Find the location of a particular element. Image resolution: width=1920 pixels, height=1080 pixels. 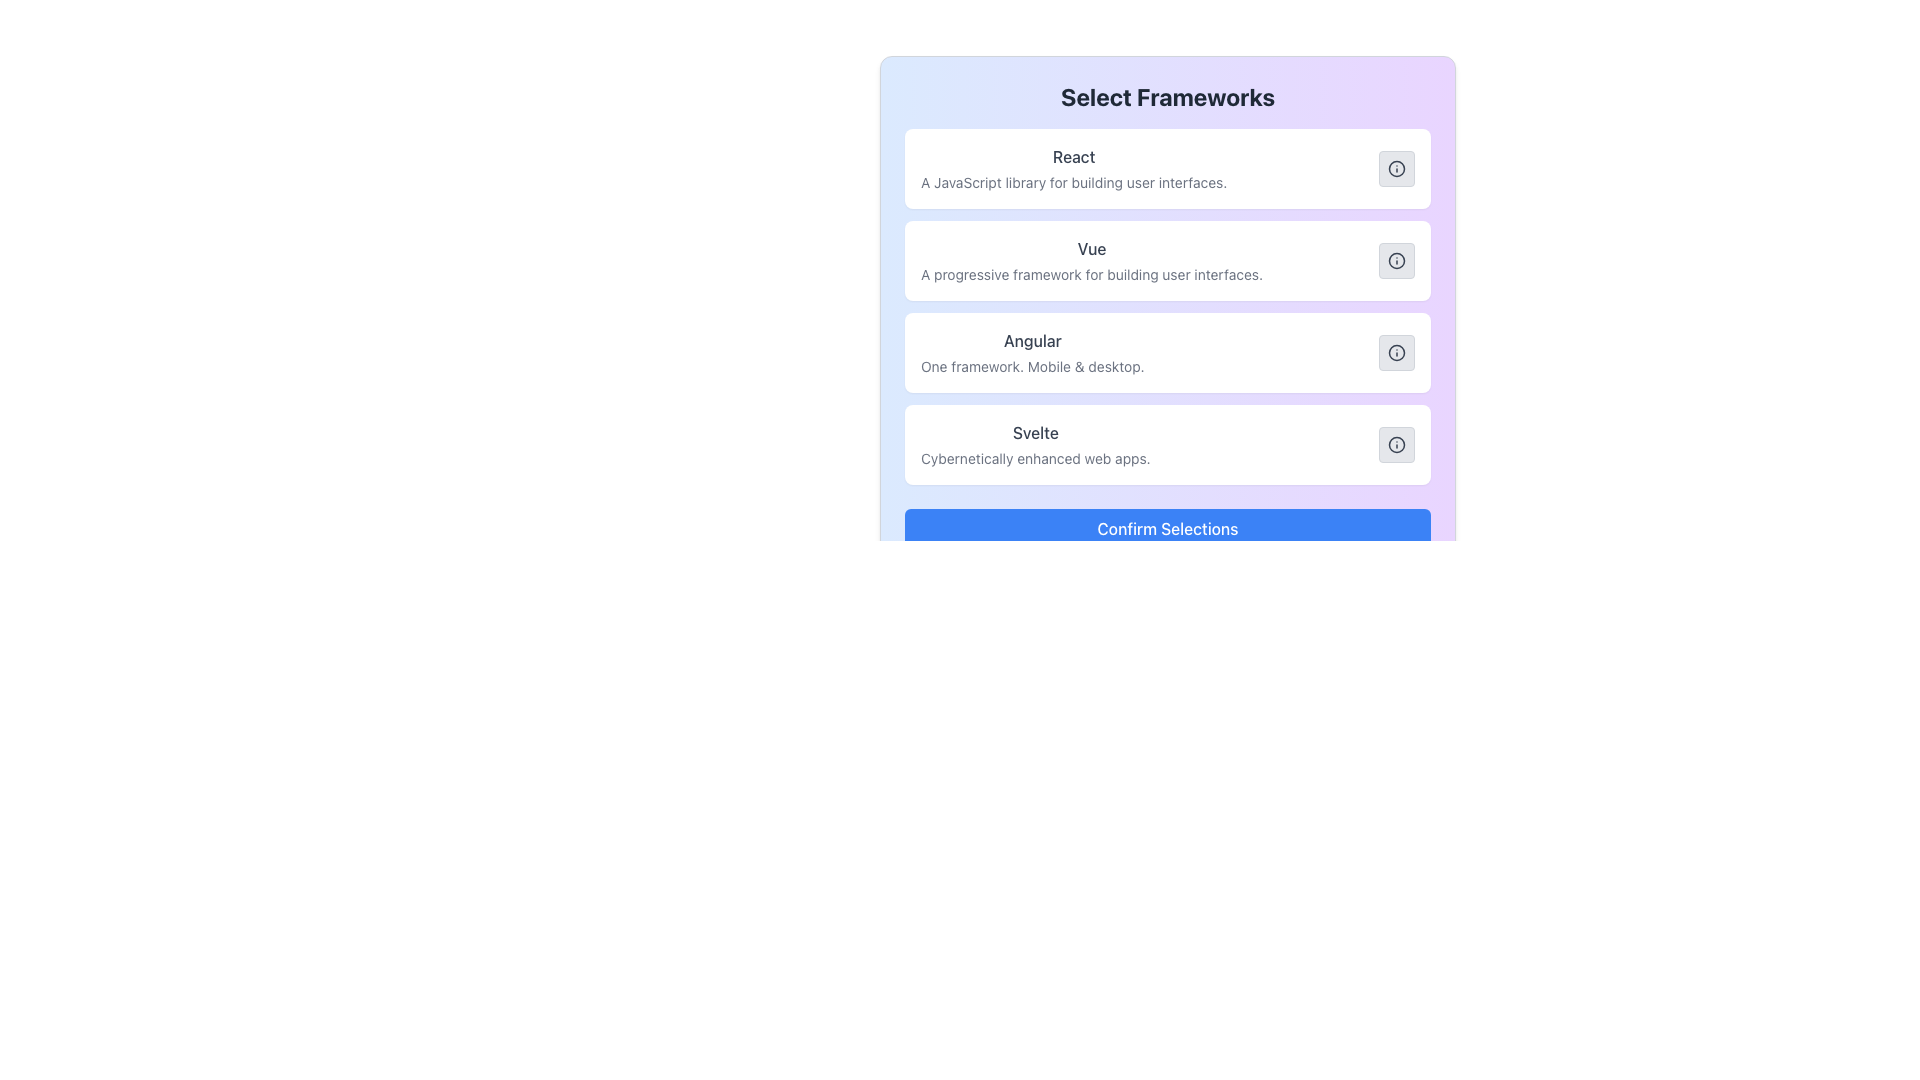

the Icon (Information) next to the 'React' option is located at coordinates (1395, 168).